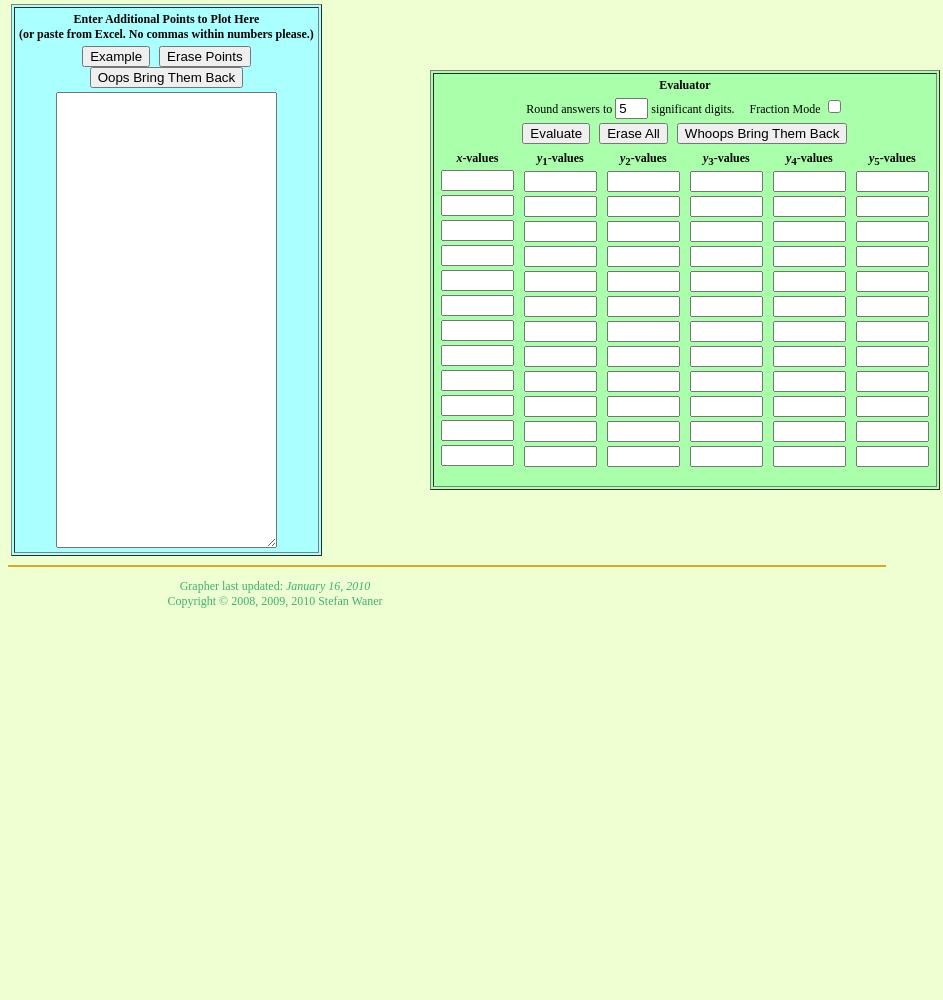 The image size is (943, 1000). What do you see at coordinates (230, 584) in the screenshot?
I see `'Grapher last updated:'` at bounding box center [230, 584].